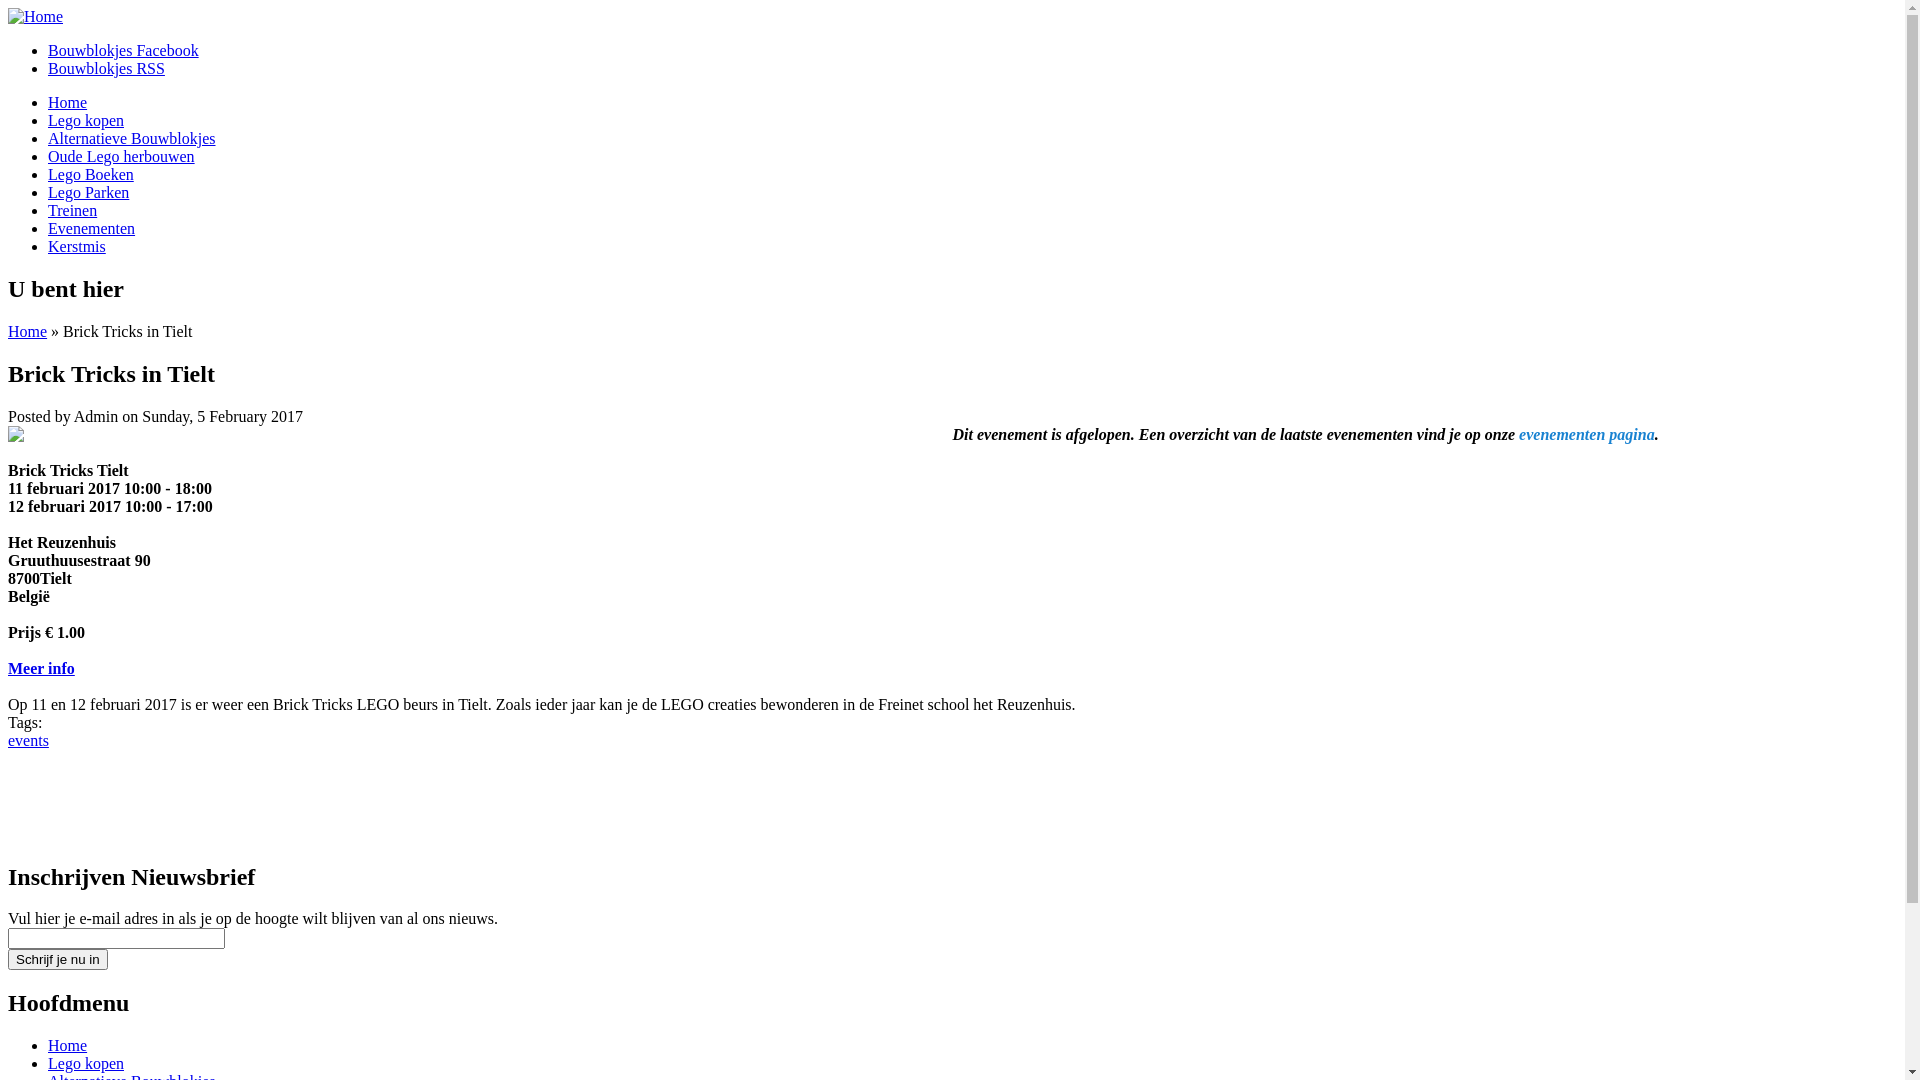  Describe the element at coordinates (48, 120) in the screenshot. I see `'Lego kopen'` at that location.